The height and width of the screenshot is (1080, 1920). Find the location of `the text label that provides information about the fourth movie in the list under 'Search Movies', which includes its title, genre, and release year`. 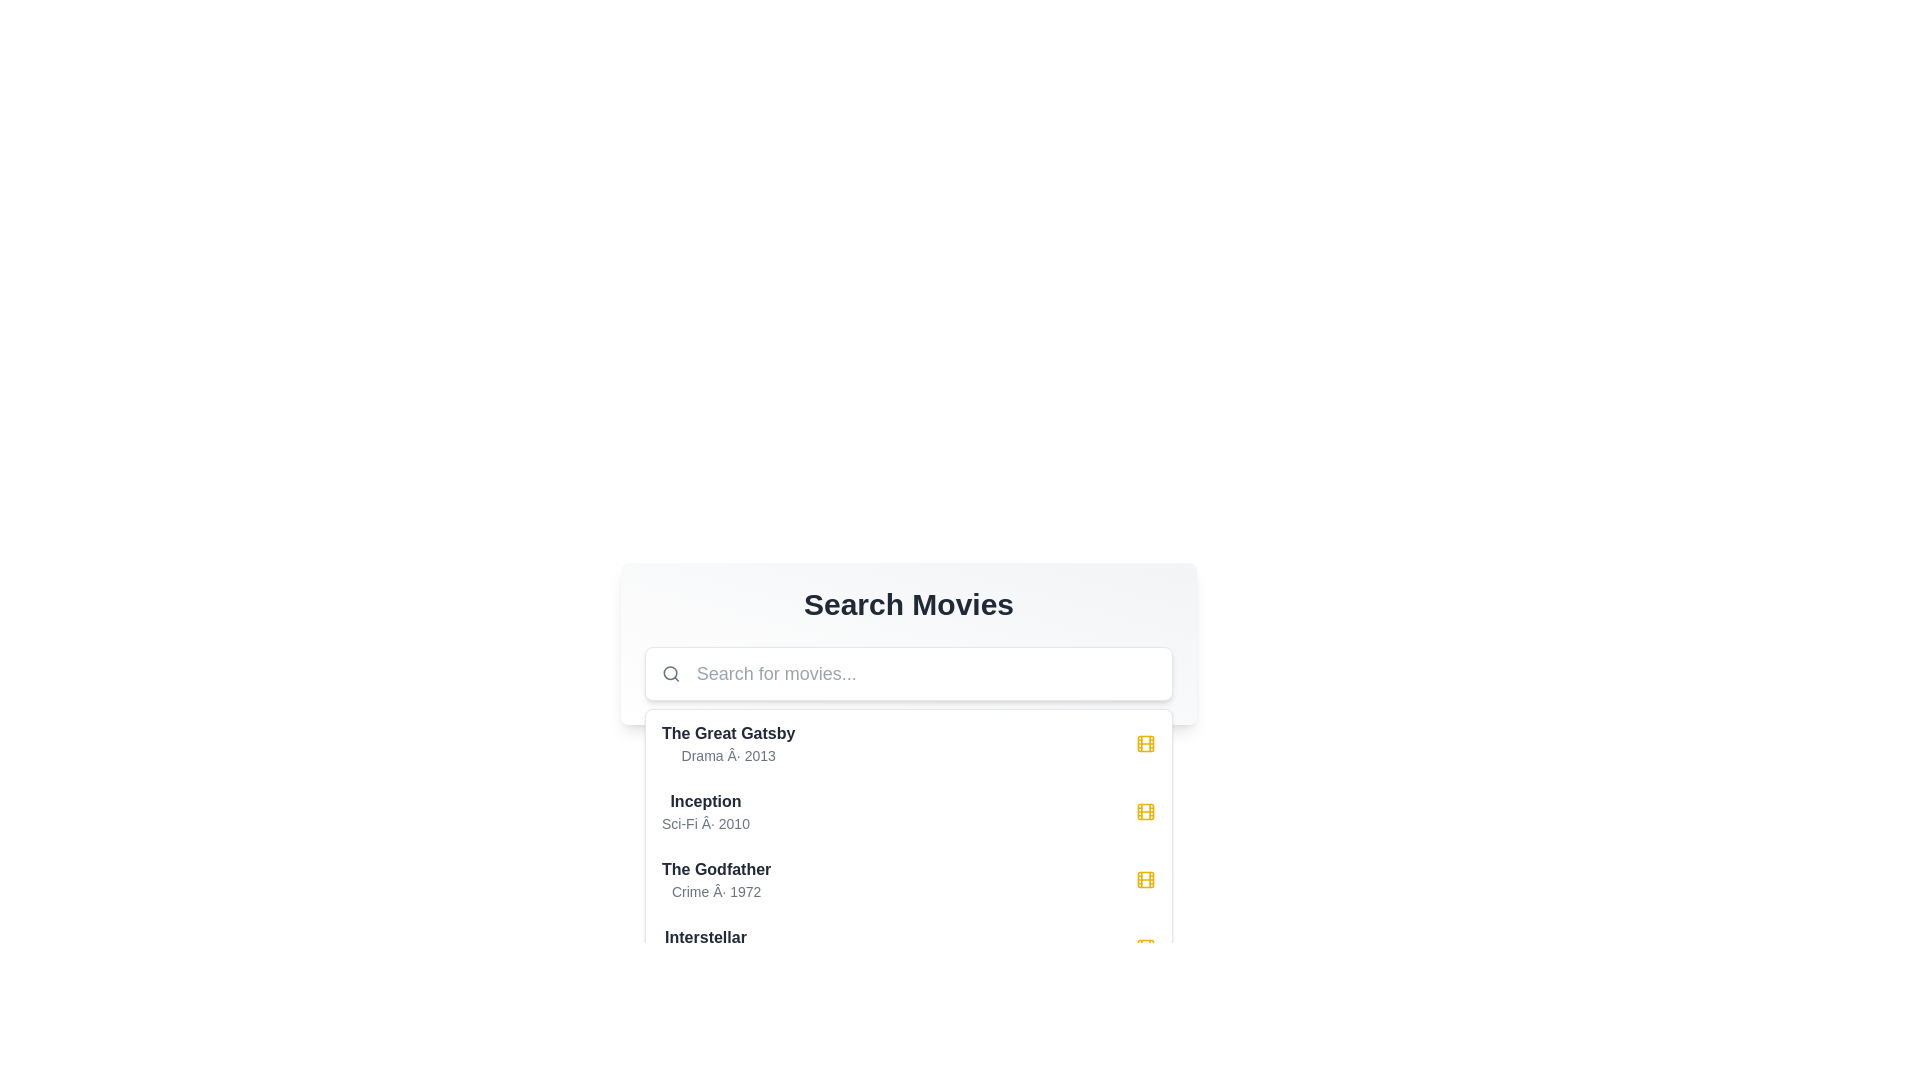

the text label that provides information about the fourth movie in the list under 'Search Movies', which includes its title, genre, and release year is located at coordinates (705, 947).